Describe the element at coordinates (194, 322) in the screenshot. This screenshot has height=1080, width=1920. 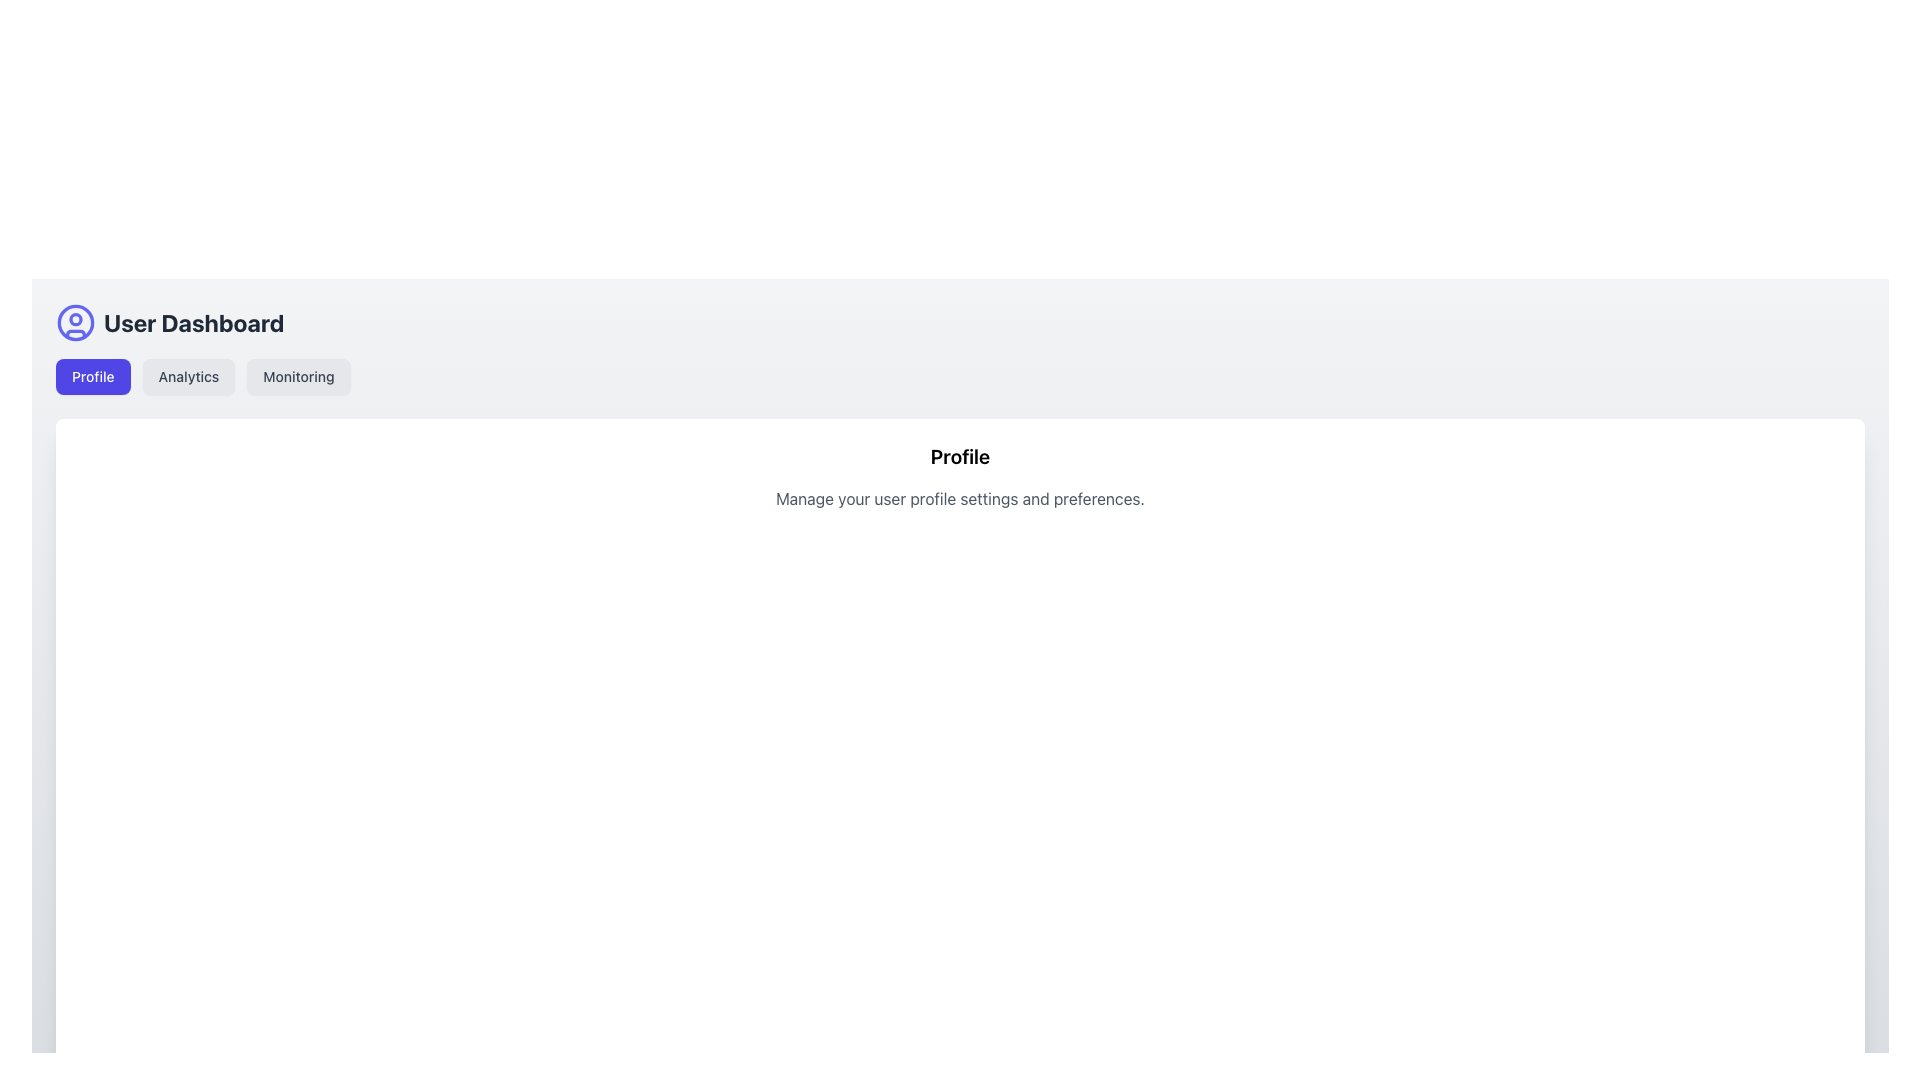
I see `the text label displaying 'User Dashboard', which is styled in large bold font and aligned to the right of a user profile icon in the top-left area of the interface` at that location.